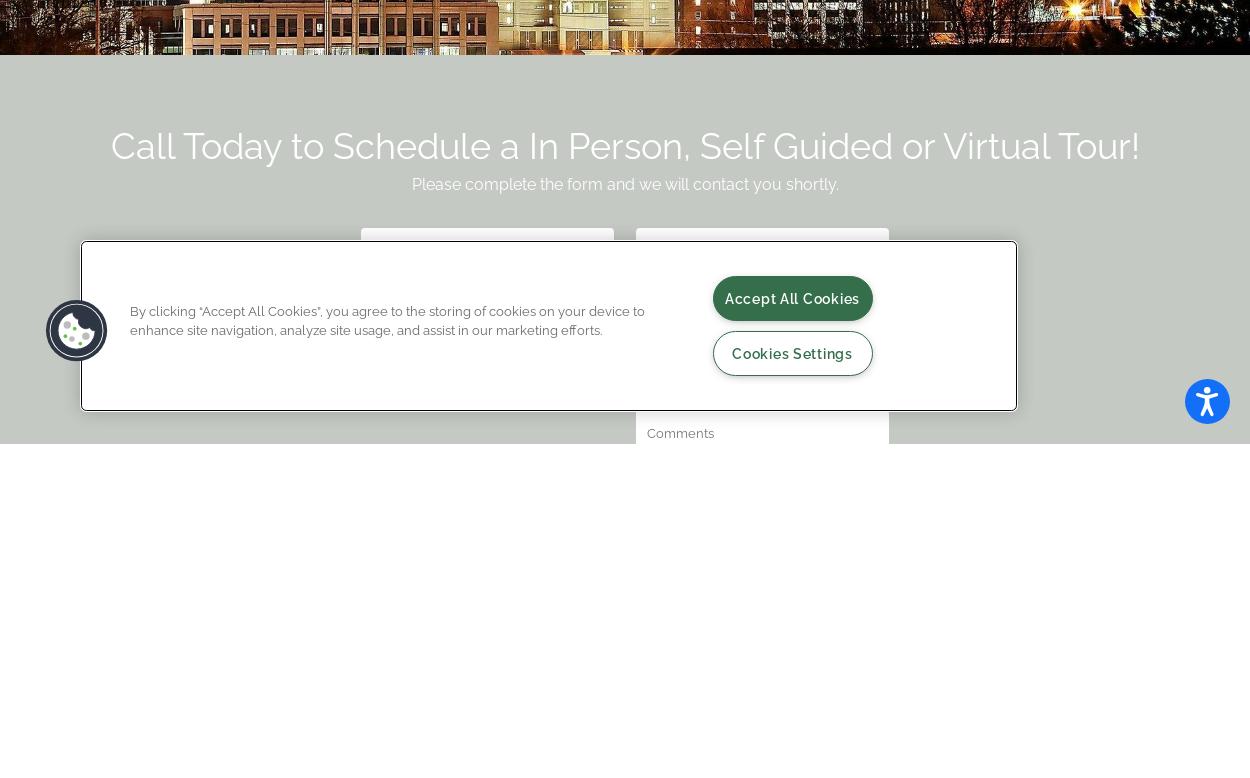 Image resolution: width=1250 pixels, height=778 pixels. Describe the element at coordinates (623, 146) in the screenshot. I see `'Call Today to Schedule a In Person, Self Guided or Virtual Tour!'` at that location.